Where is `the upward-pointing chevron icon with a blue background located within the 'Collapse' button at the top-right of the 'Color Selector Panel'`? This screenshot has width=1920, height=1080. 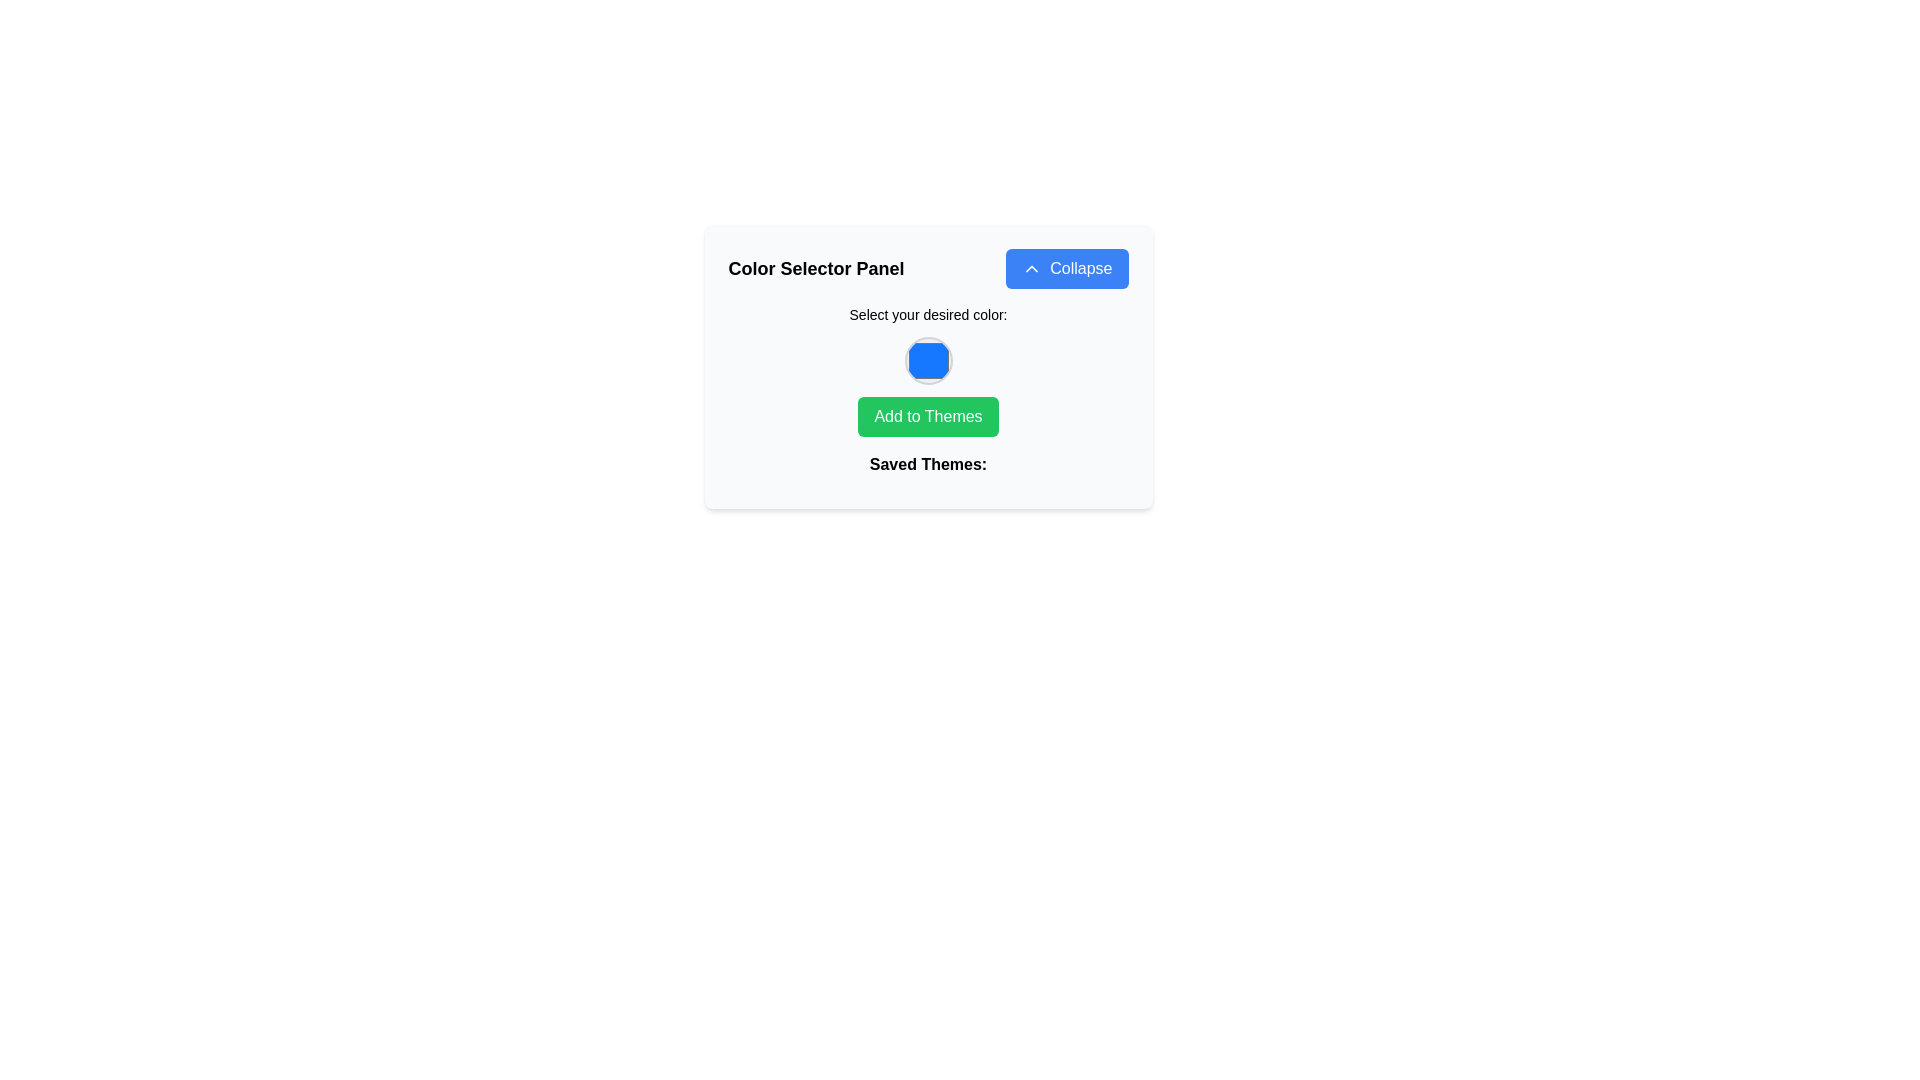 the upward-pointing chevron icon with a blue background located within the 'Collapse' button at the top-right of the 'Color Selector Panel' is located at coordinates (1032, 268).